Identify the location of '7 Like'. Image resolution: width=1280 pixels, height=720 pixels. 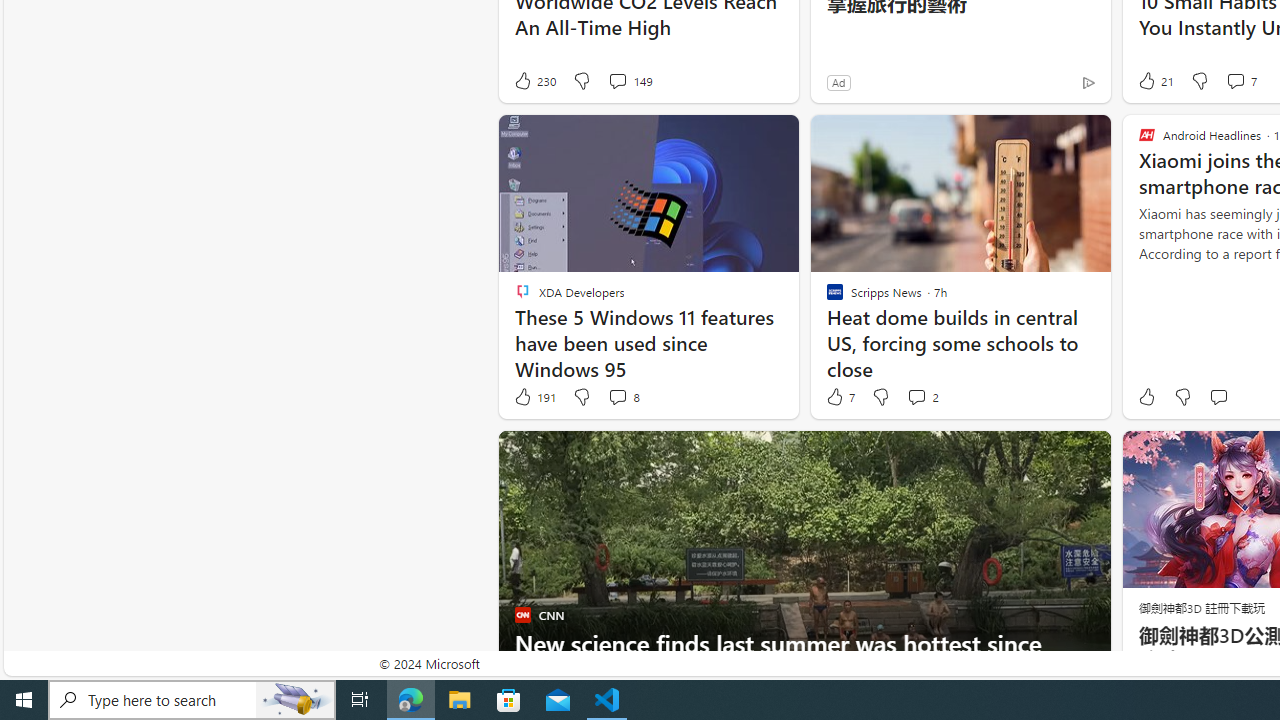
(839, 397).